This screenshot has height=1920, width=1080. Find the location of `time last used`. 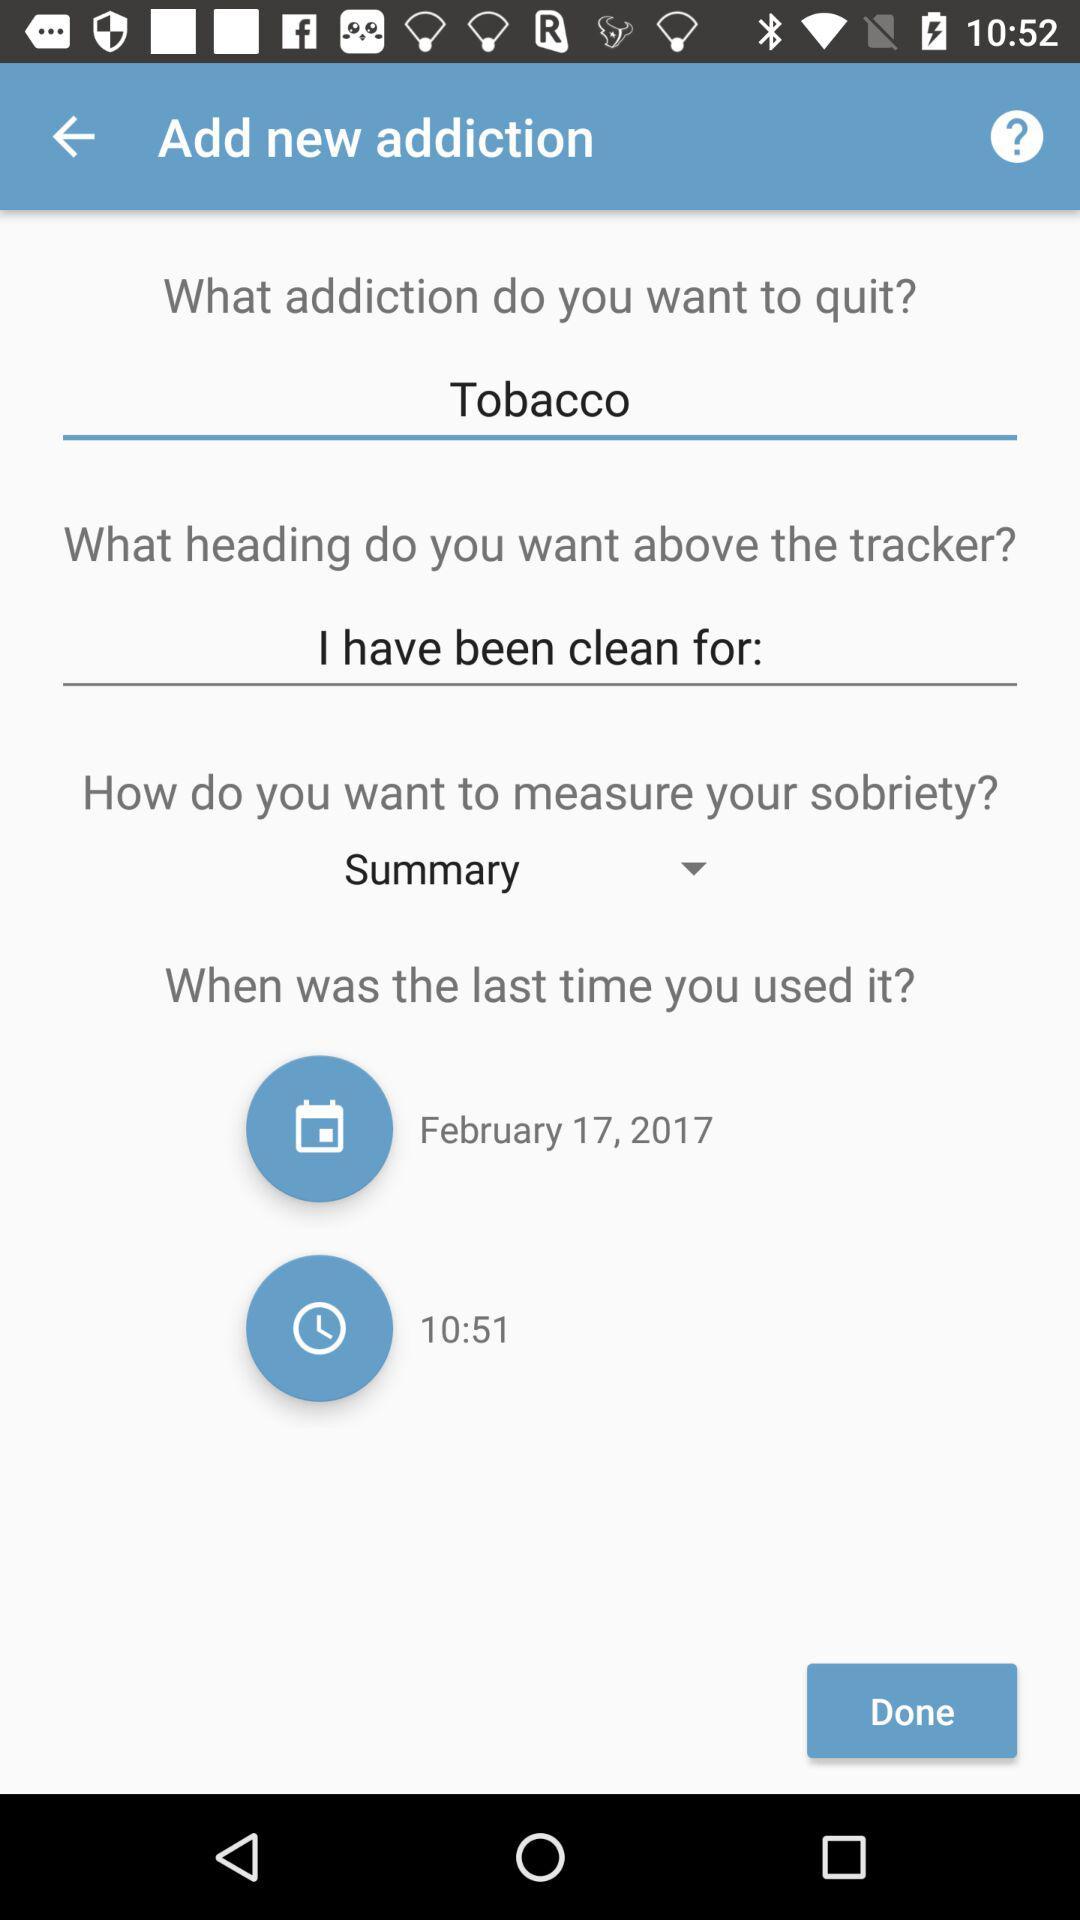

time last used is located at coordinates (318, 1328).